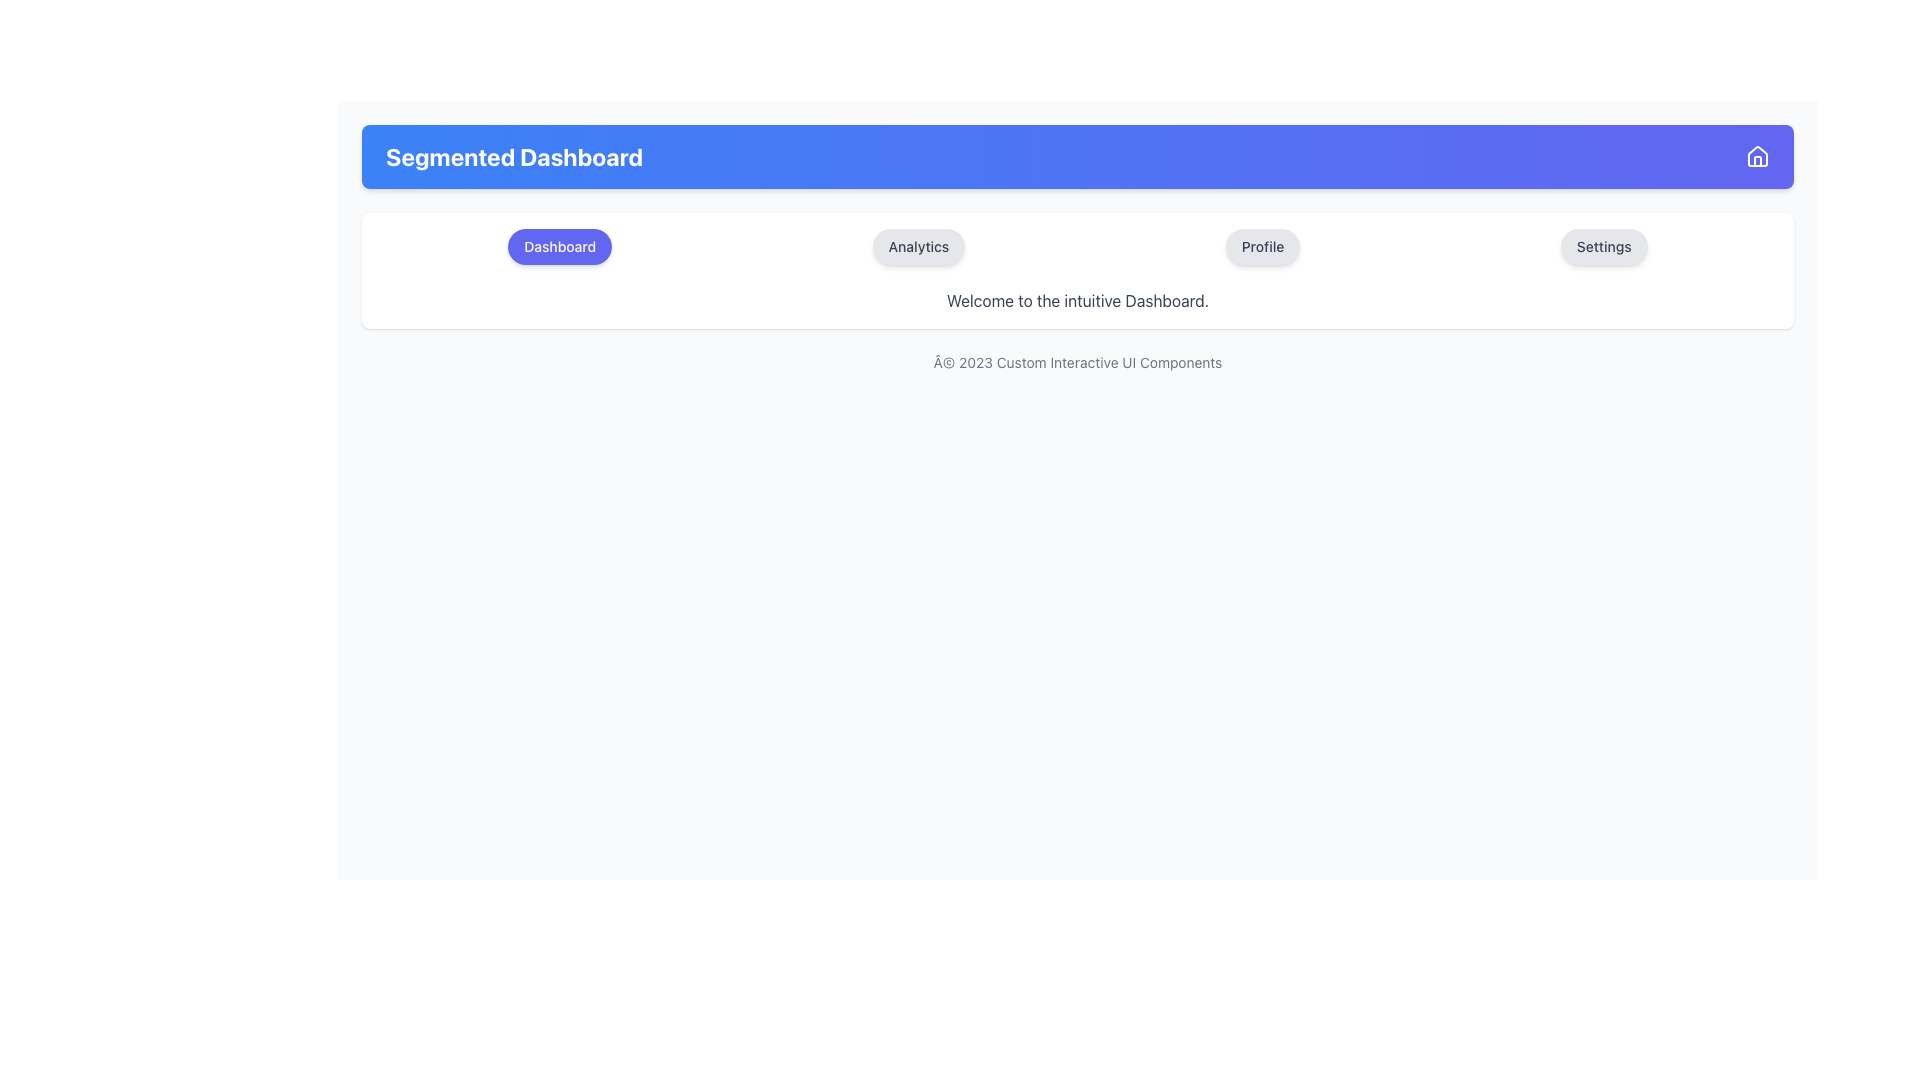 The width and height of the screenshot is (1920, 1080). I want to click on the 'Analytics' navigation button, which is the second button in a horizontal row of four buttons, so click(917, 245).